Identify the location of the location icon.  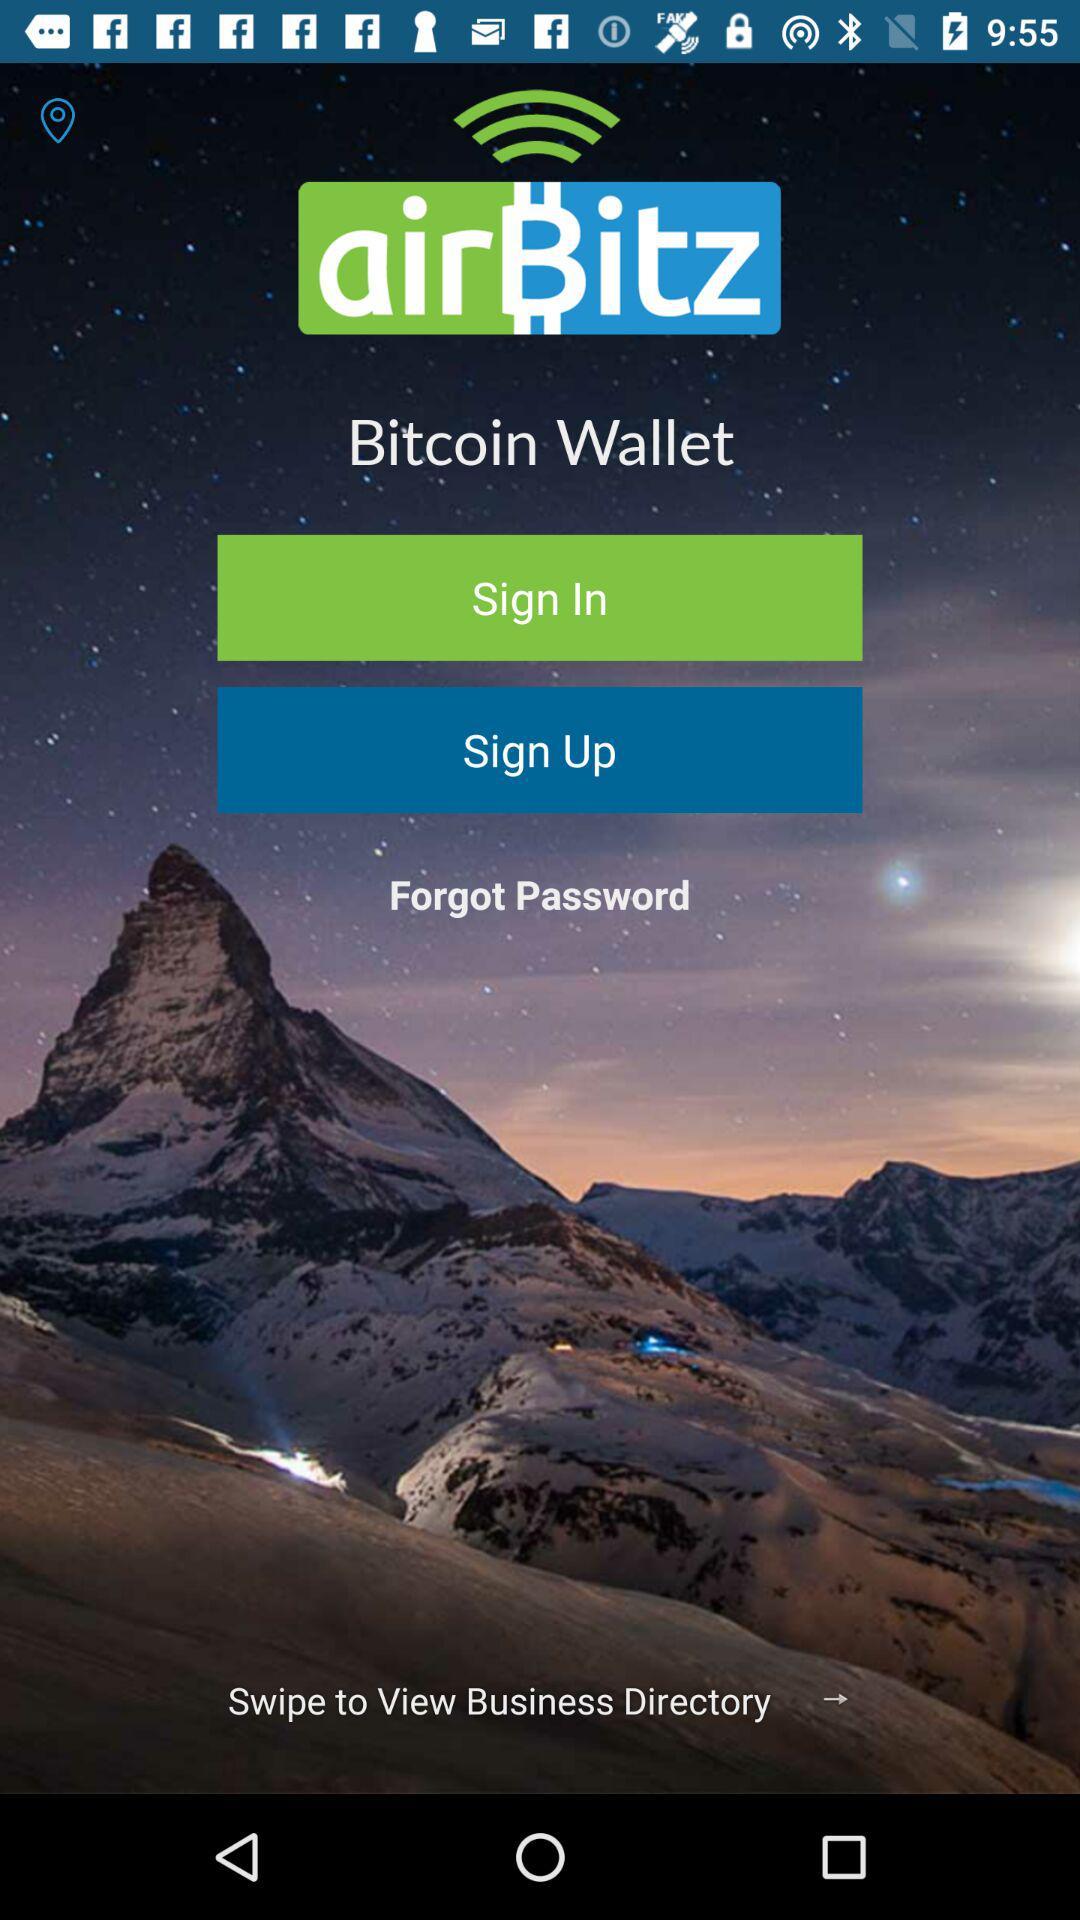
(56, 119).